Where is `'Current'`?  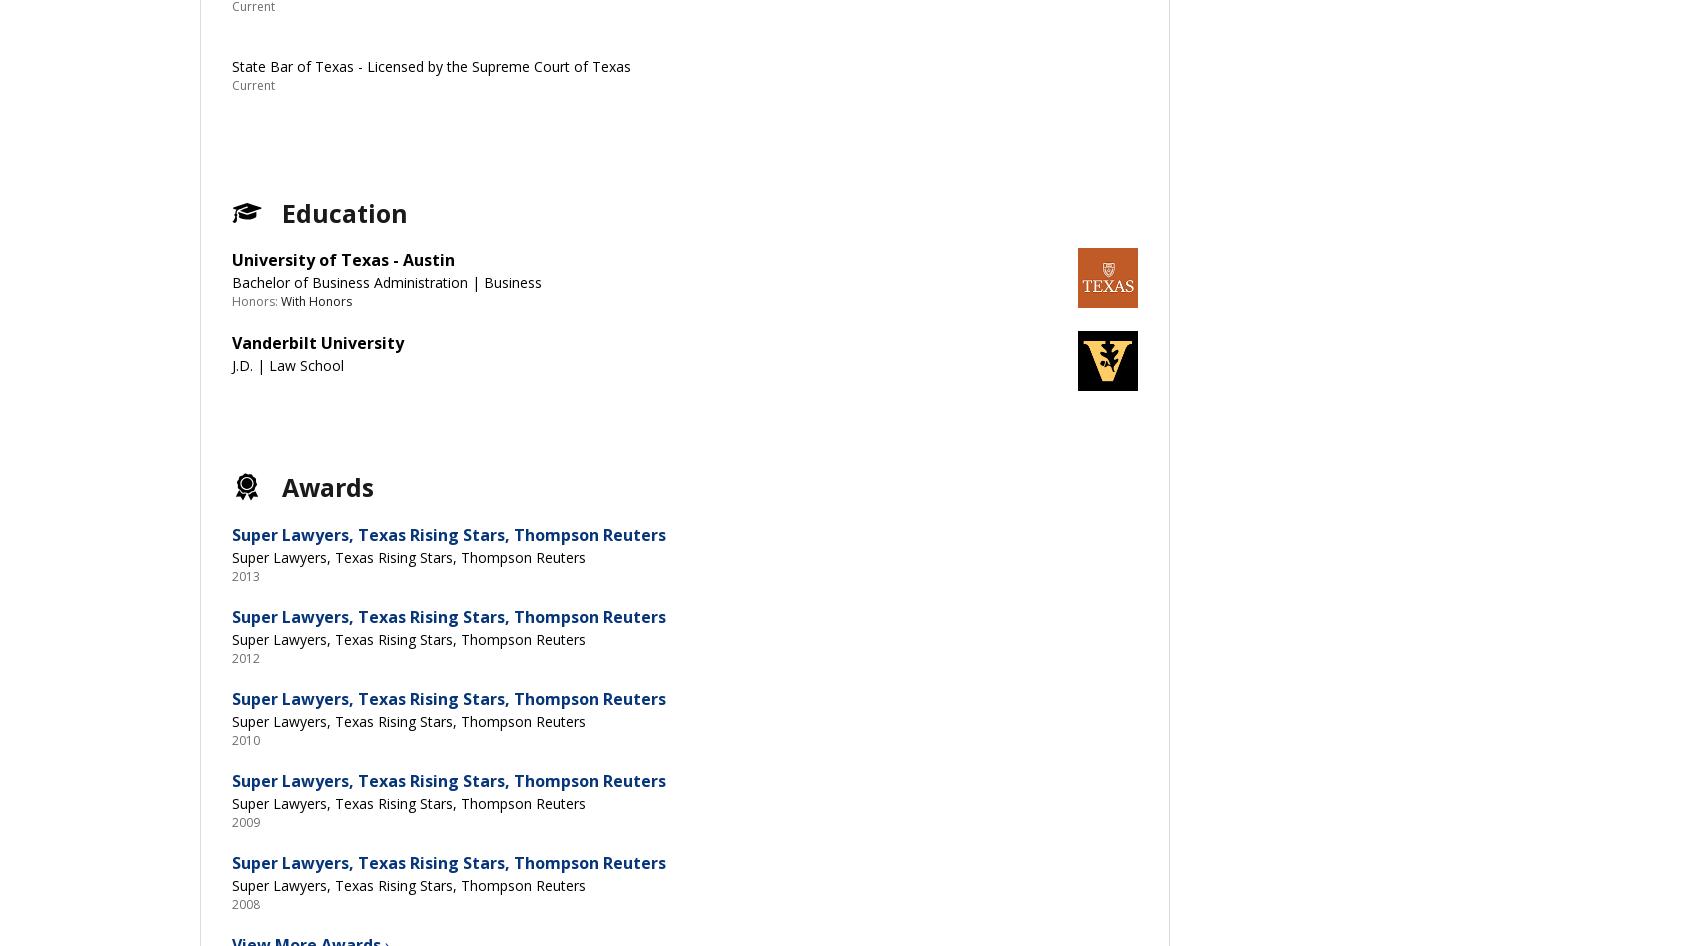 'Current' is located at coordinates (253, 84).